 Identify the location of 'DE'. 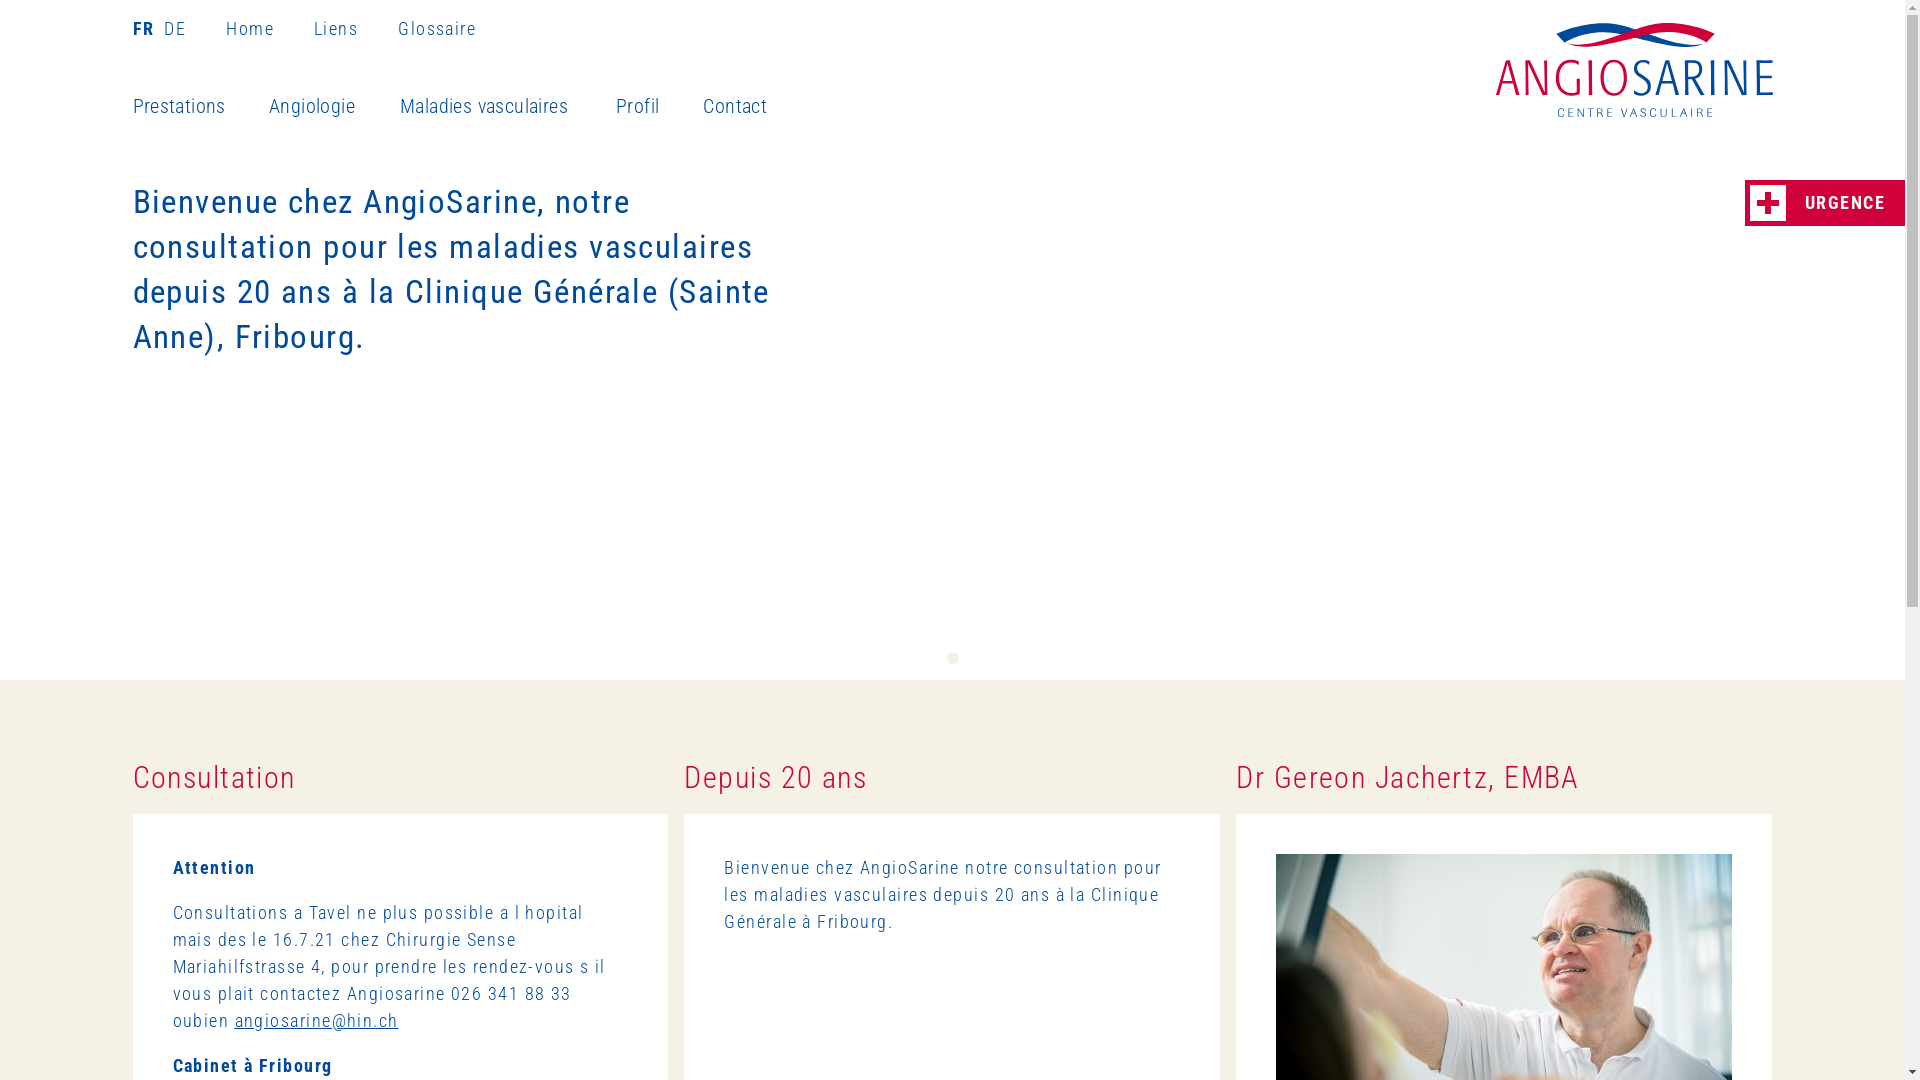
(157, 28).